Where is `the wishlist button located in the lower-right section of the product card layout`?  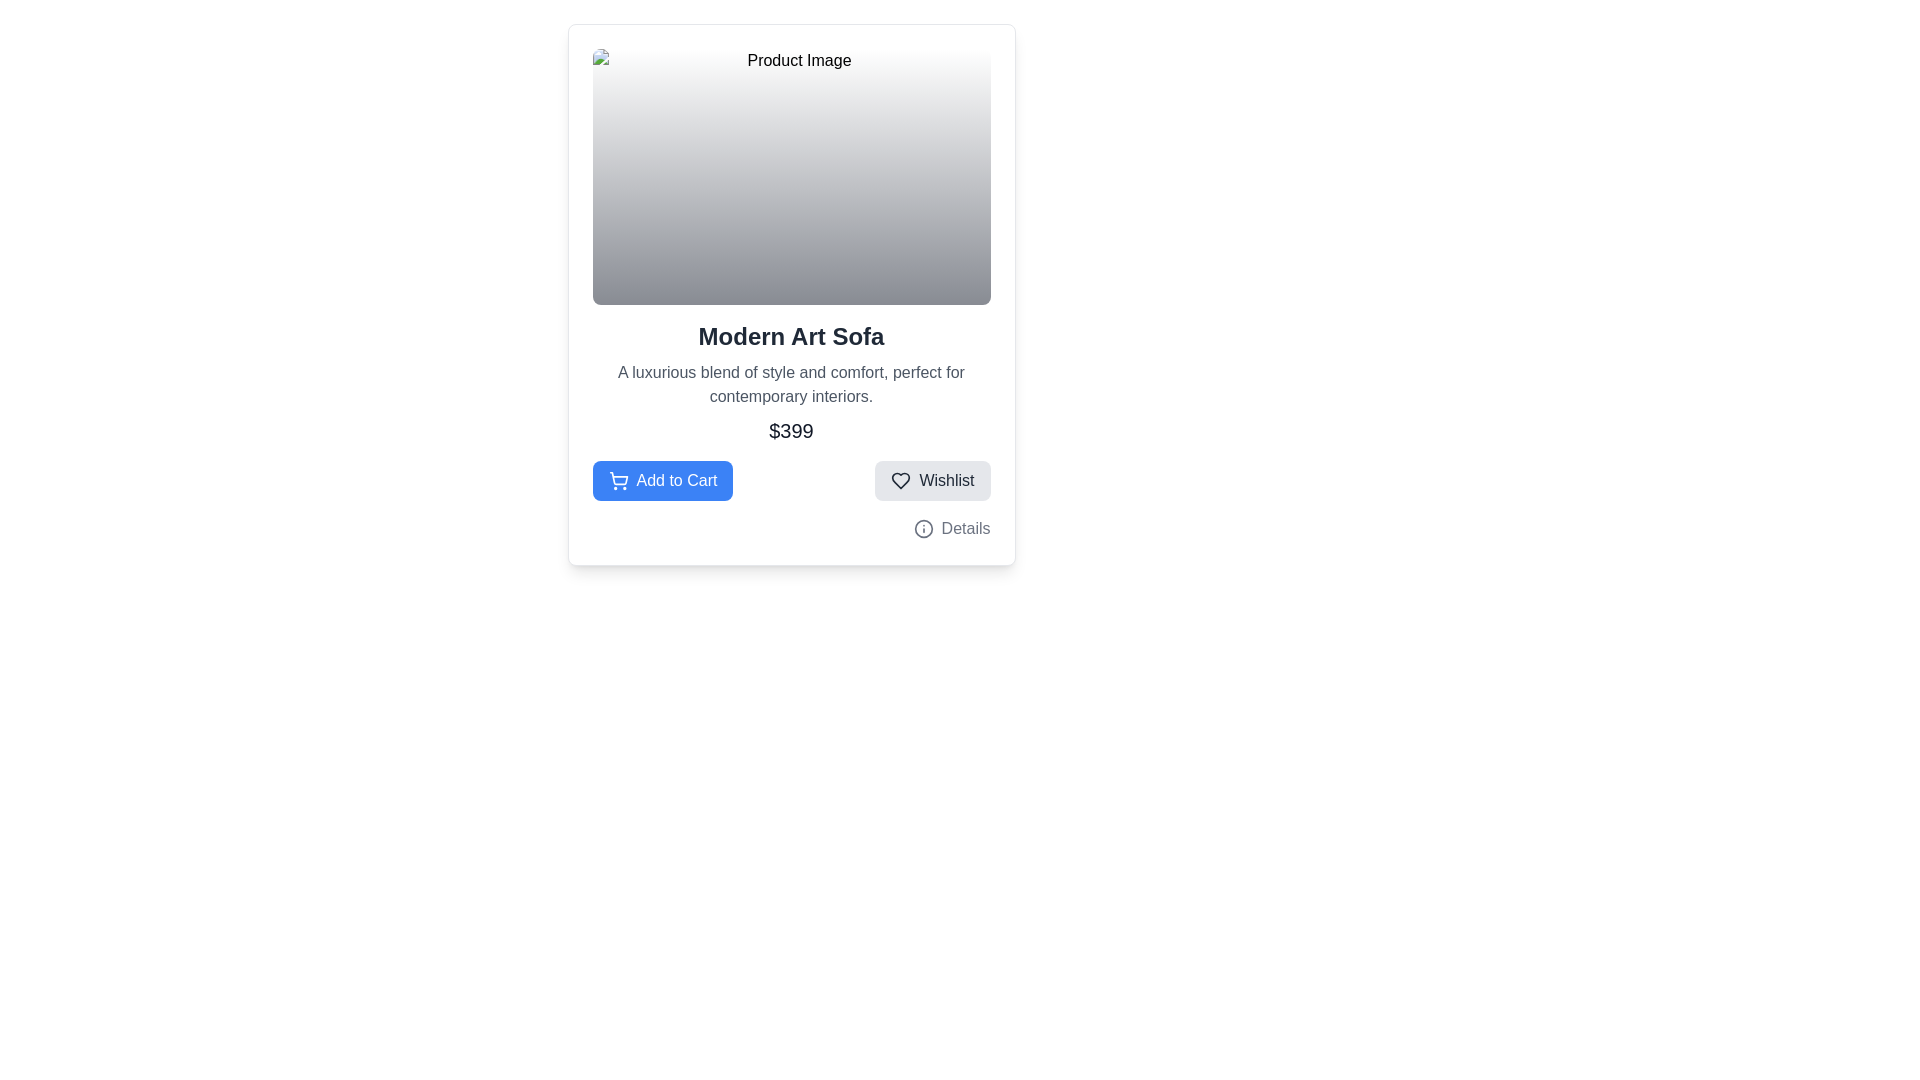 the wishlist button located in the lower-right section of the product card layout is located at coordinates (931, 481).